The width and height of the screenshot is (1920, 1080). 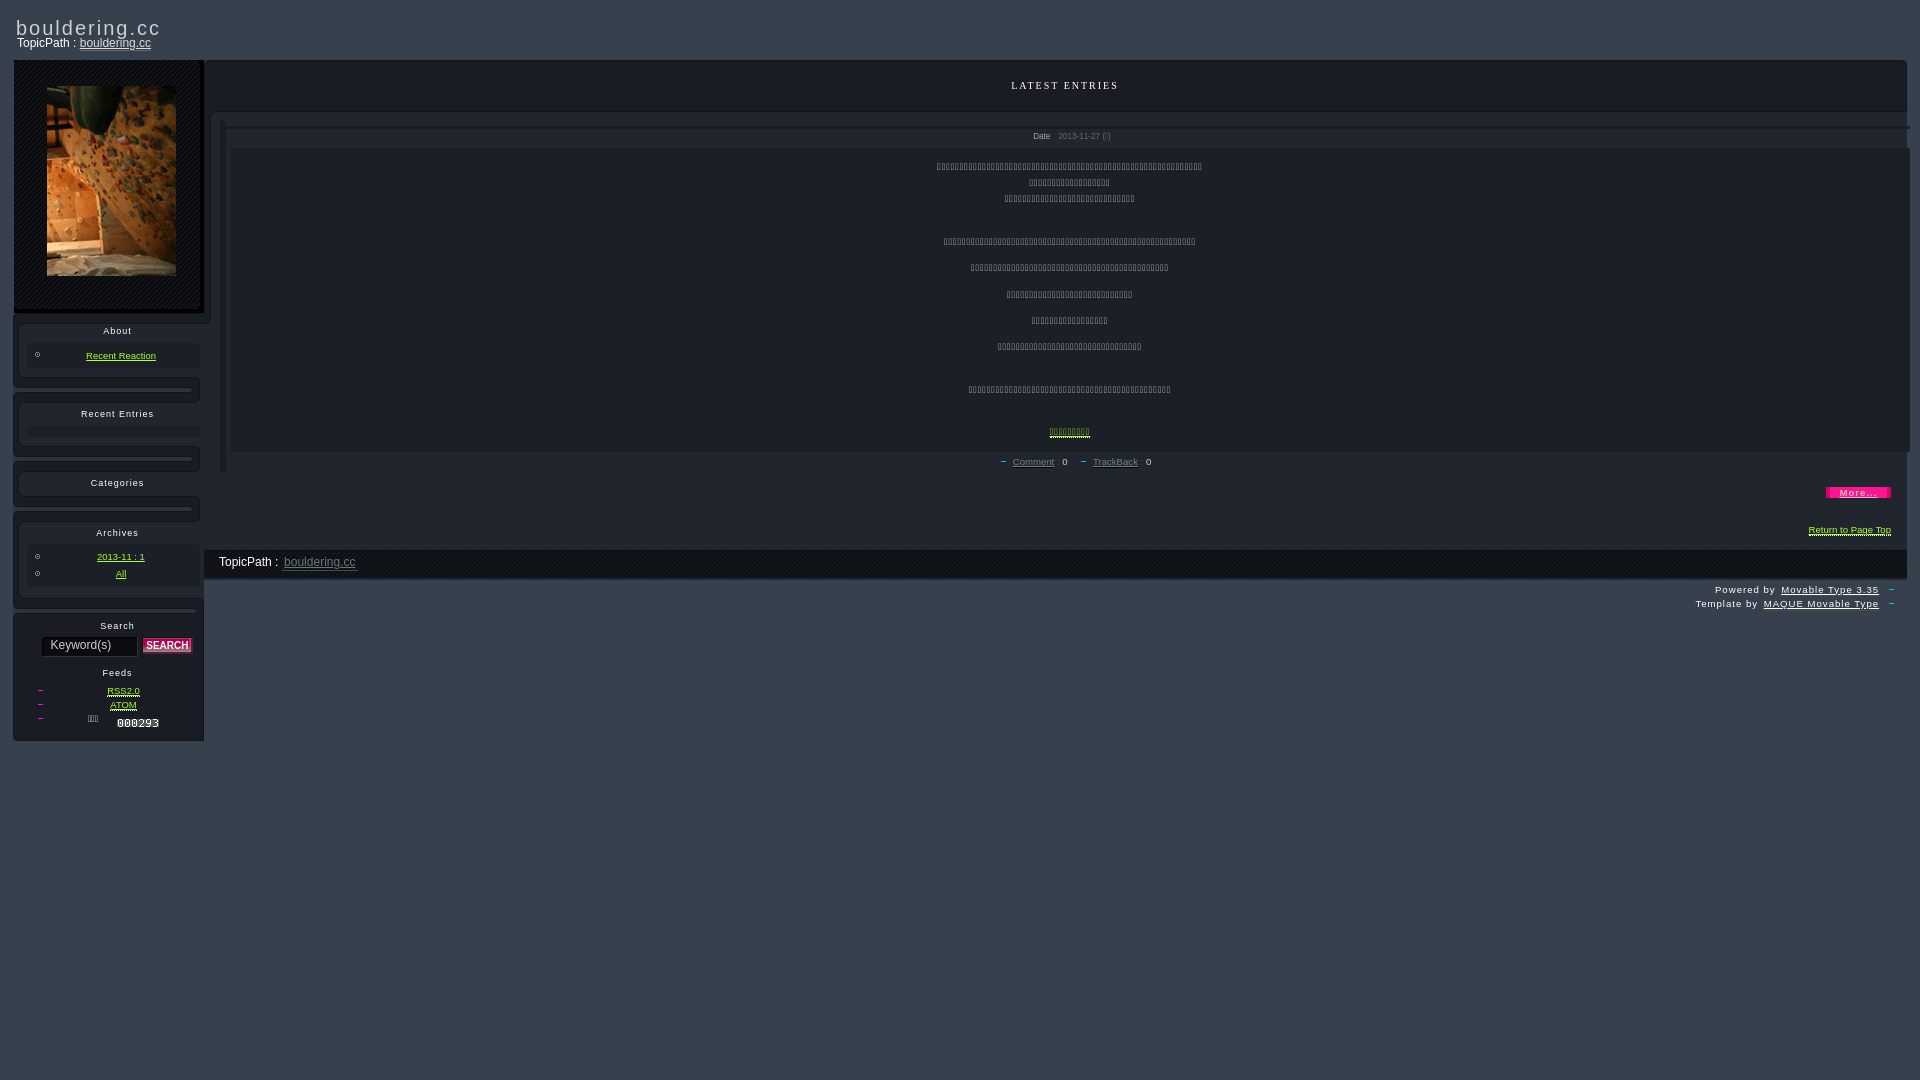 What do you see at coordinates (105, 689) in the screenshot?
I see `'RSS2.0'` at bounding box center [105, 689].